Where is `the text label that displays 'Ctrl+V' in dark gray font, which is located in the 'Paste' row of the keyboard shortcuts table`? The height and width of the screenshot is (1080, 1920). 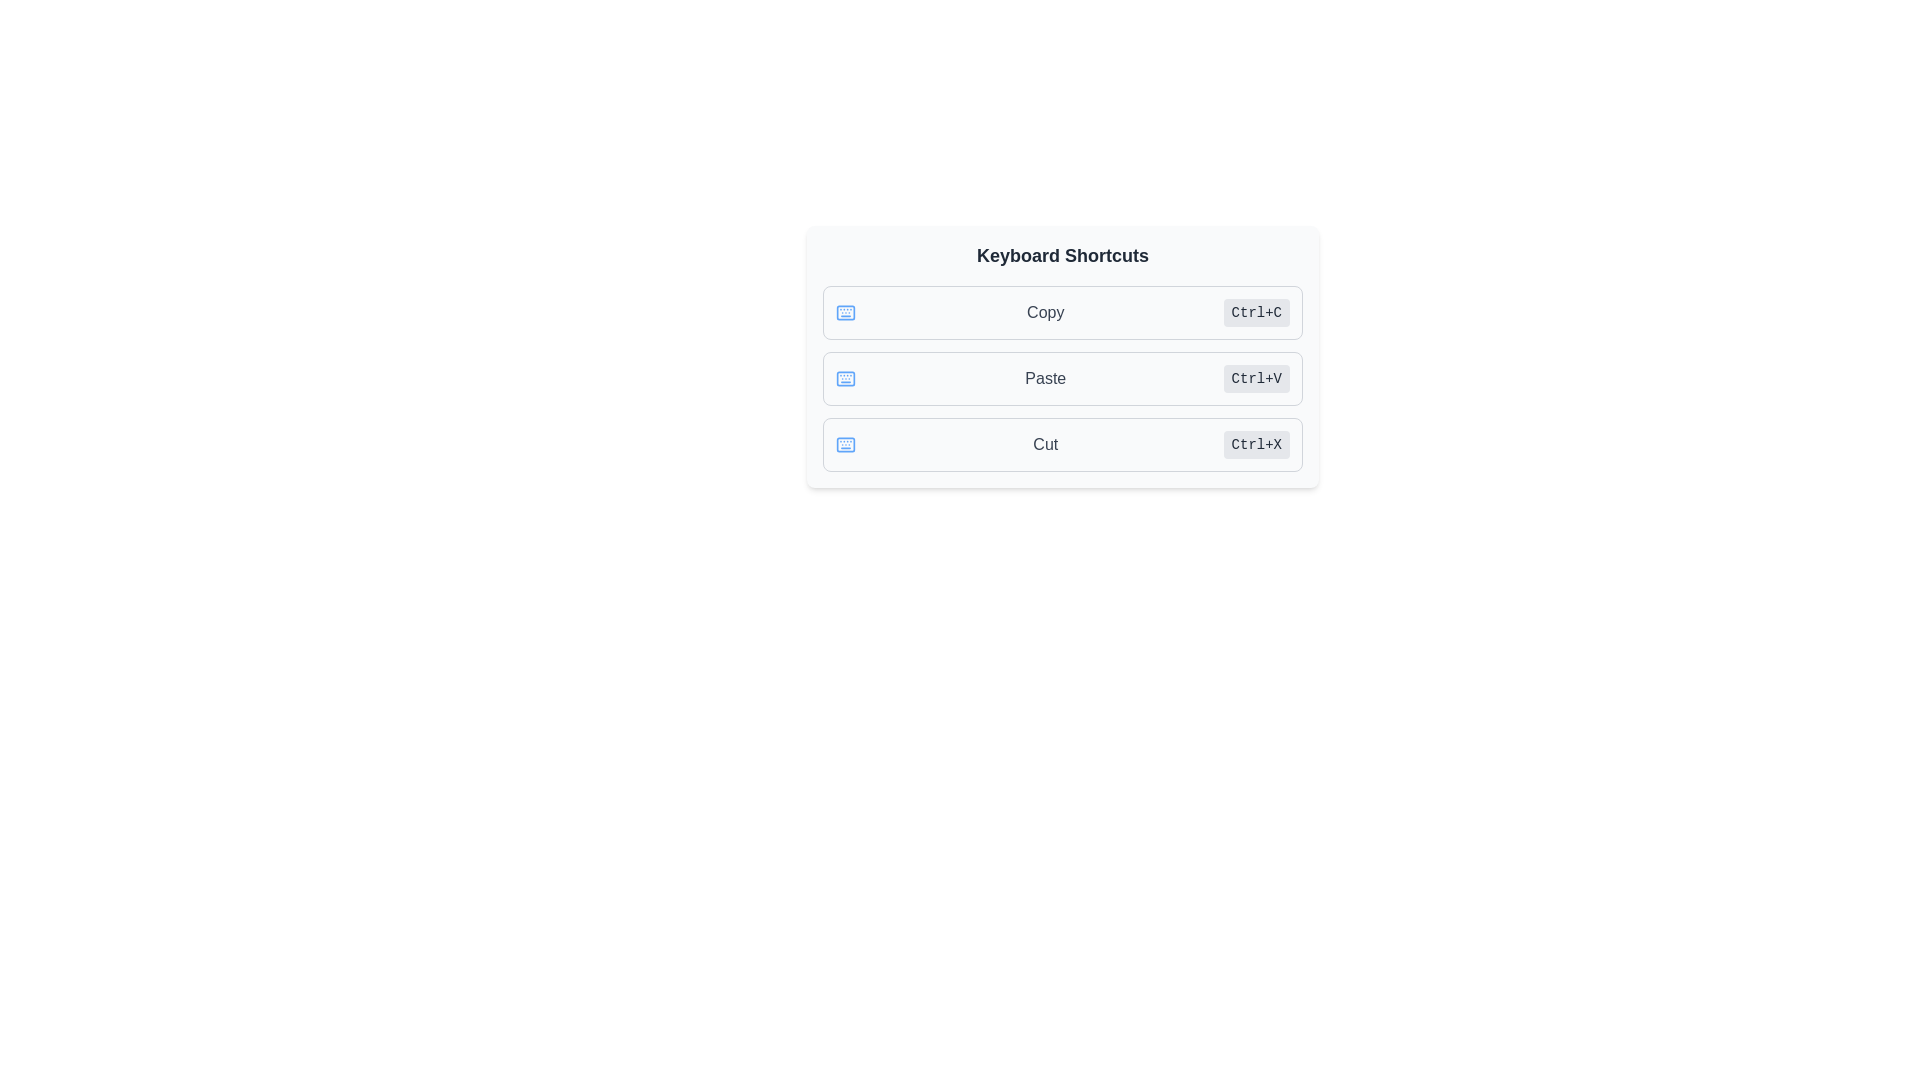
the text label that displays 'Ctrl+V' in dark gray font, which is located in the 'Paste' row of the keyboard shortcuts table is located at coordinates (1255, 378).